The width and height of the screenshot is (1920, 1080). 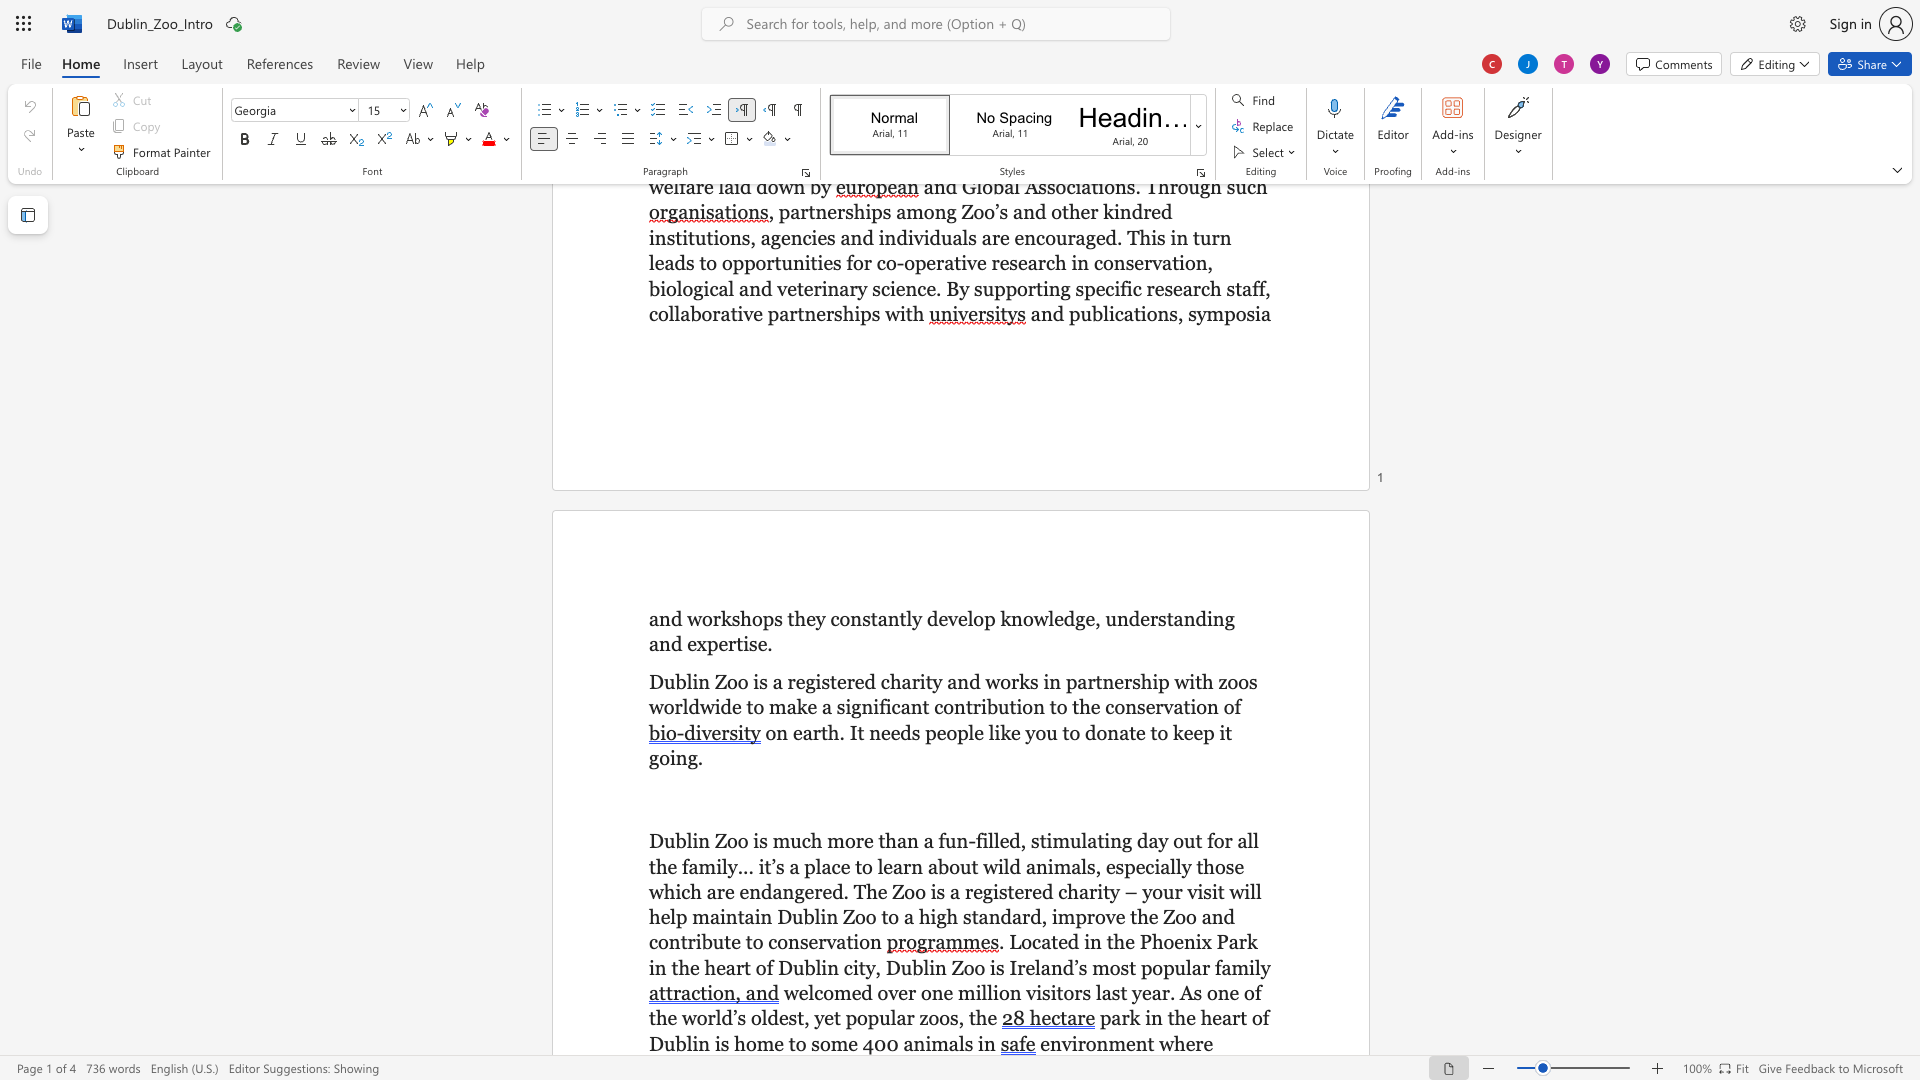 I want to click on the 7th character "s" in the text, so click(x=1141, y=706).